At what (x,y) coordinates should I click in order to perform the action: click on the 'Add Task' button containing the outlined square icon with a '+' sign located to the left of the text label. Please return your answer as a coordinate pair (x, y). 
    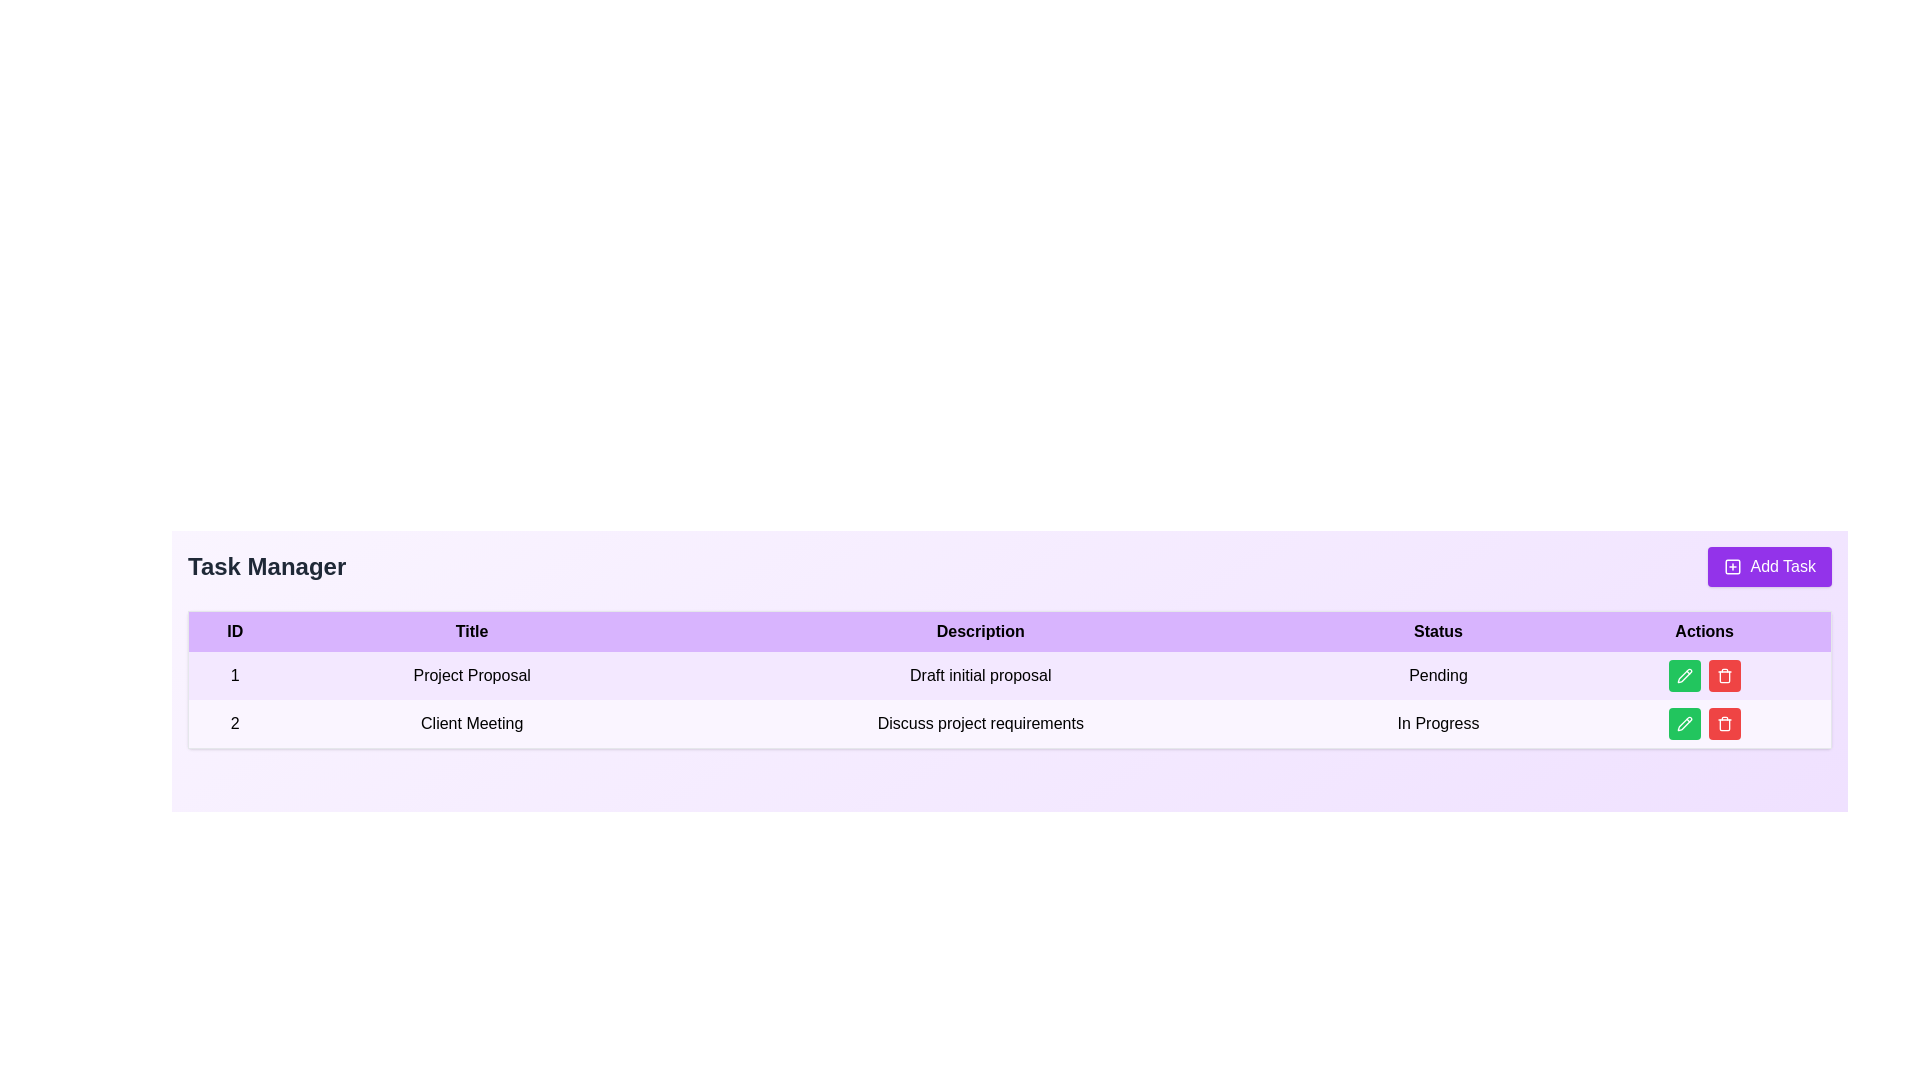
    Looking at the image, I should click on (1732, 567).